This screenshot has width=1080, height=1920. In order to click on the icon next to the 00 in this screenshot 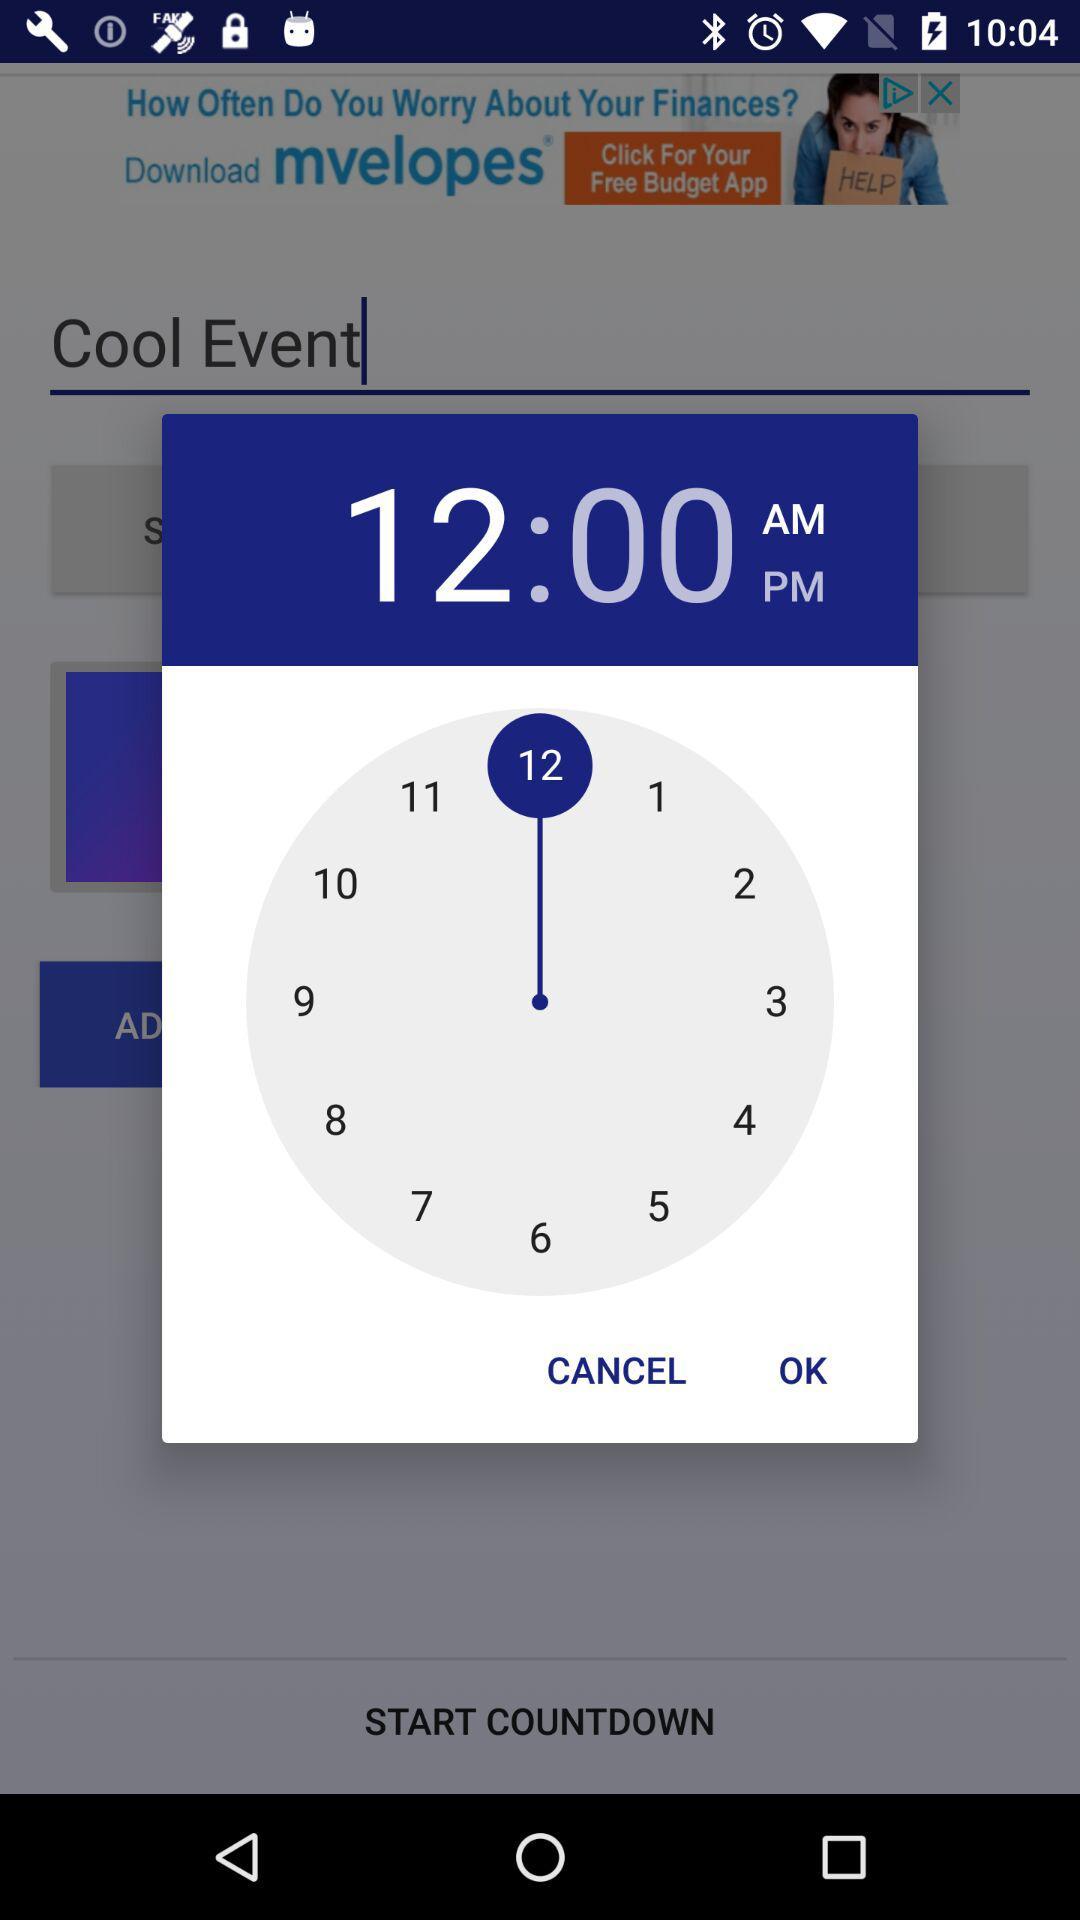, I will do `click(792, 578)`.